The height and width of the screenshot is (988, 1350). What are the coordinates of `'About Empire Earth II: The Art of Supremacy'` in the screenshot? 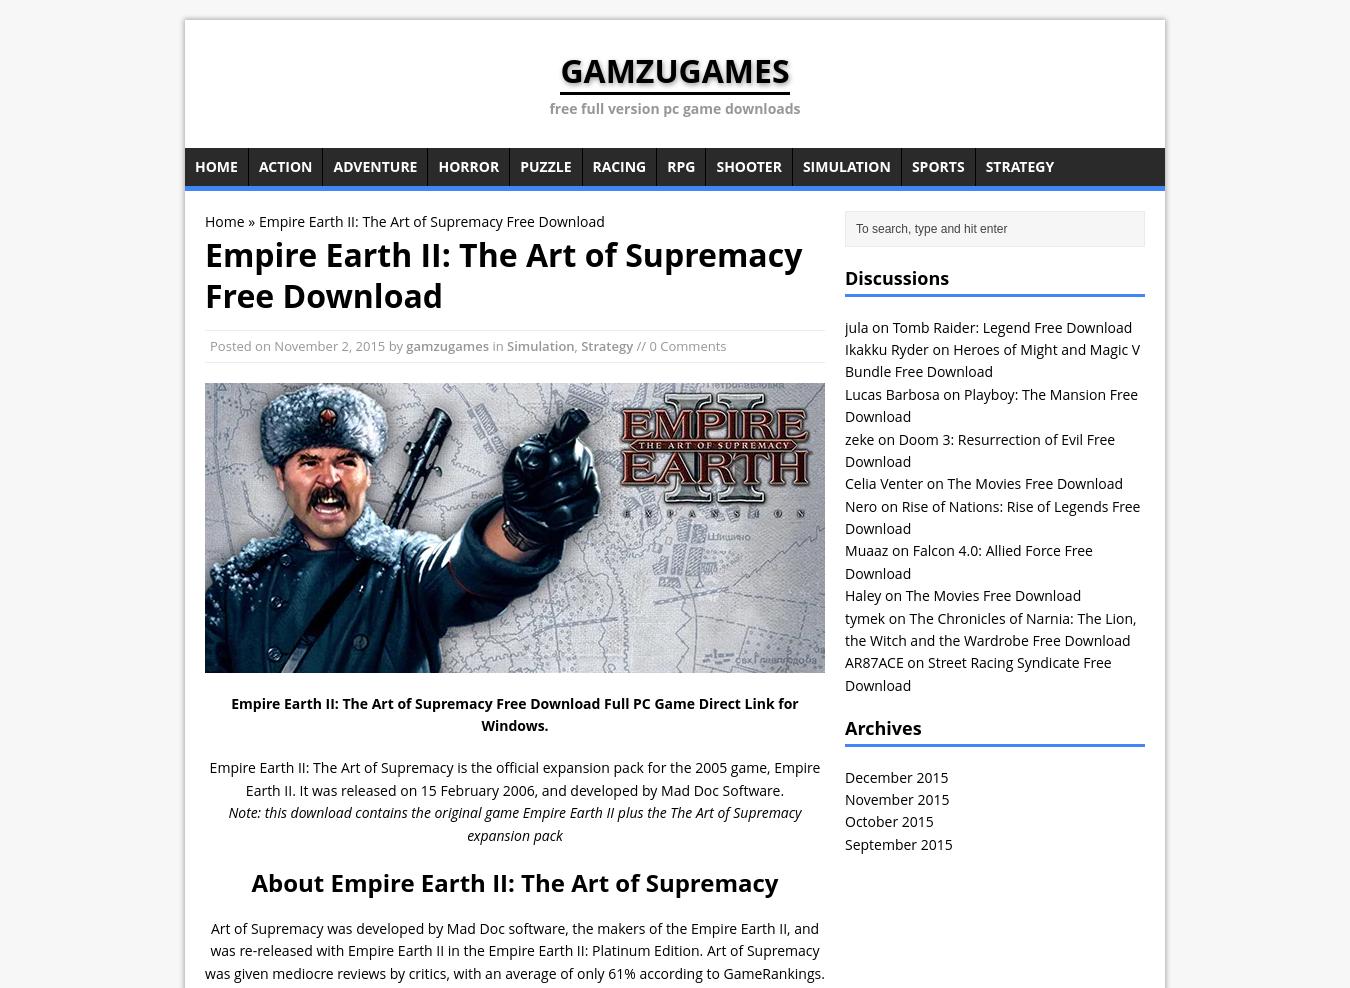 It's located at (513, 880).